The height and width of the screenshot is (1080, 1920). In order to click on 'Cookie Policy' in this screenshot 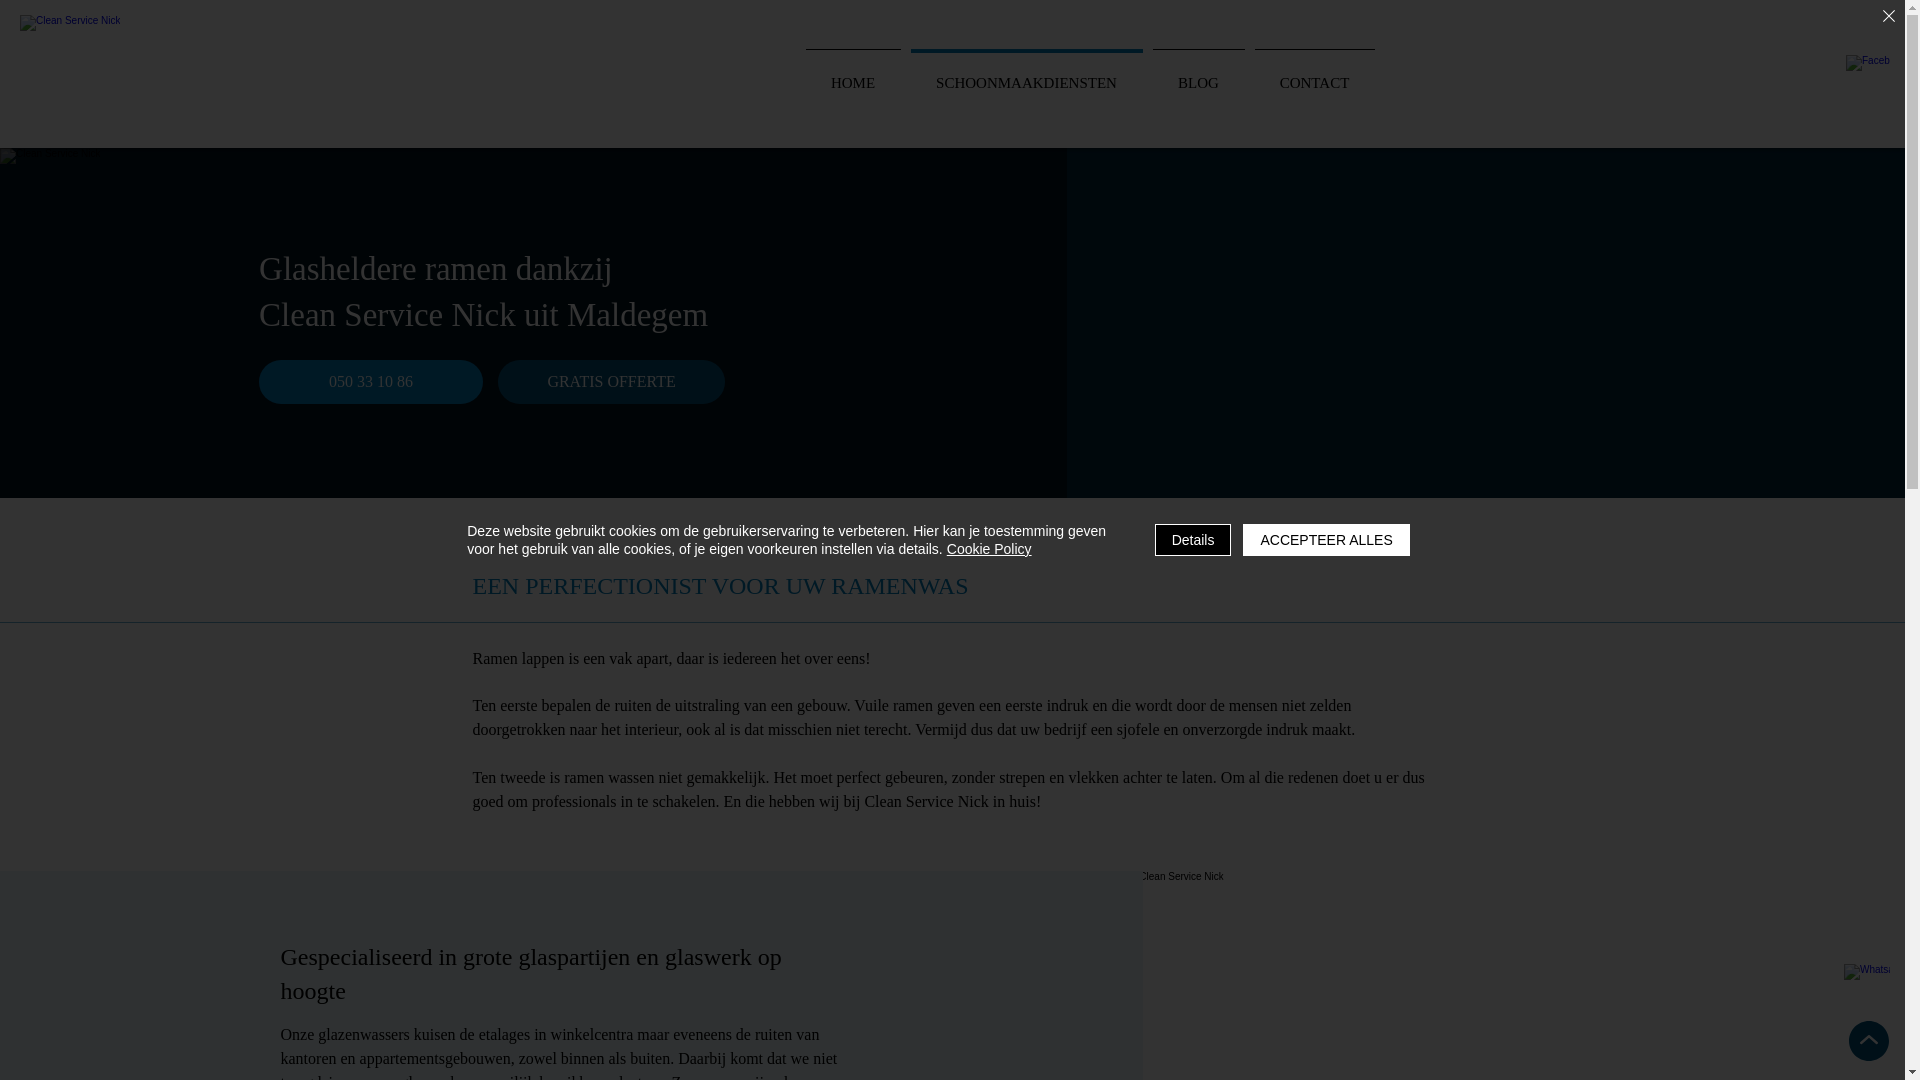, I will do `click(989, 548)`.